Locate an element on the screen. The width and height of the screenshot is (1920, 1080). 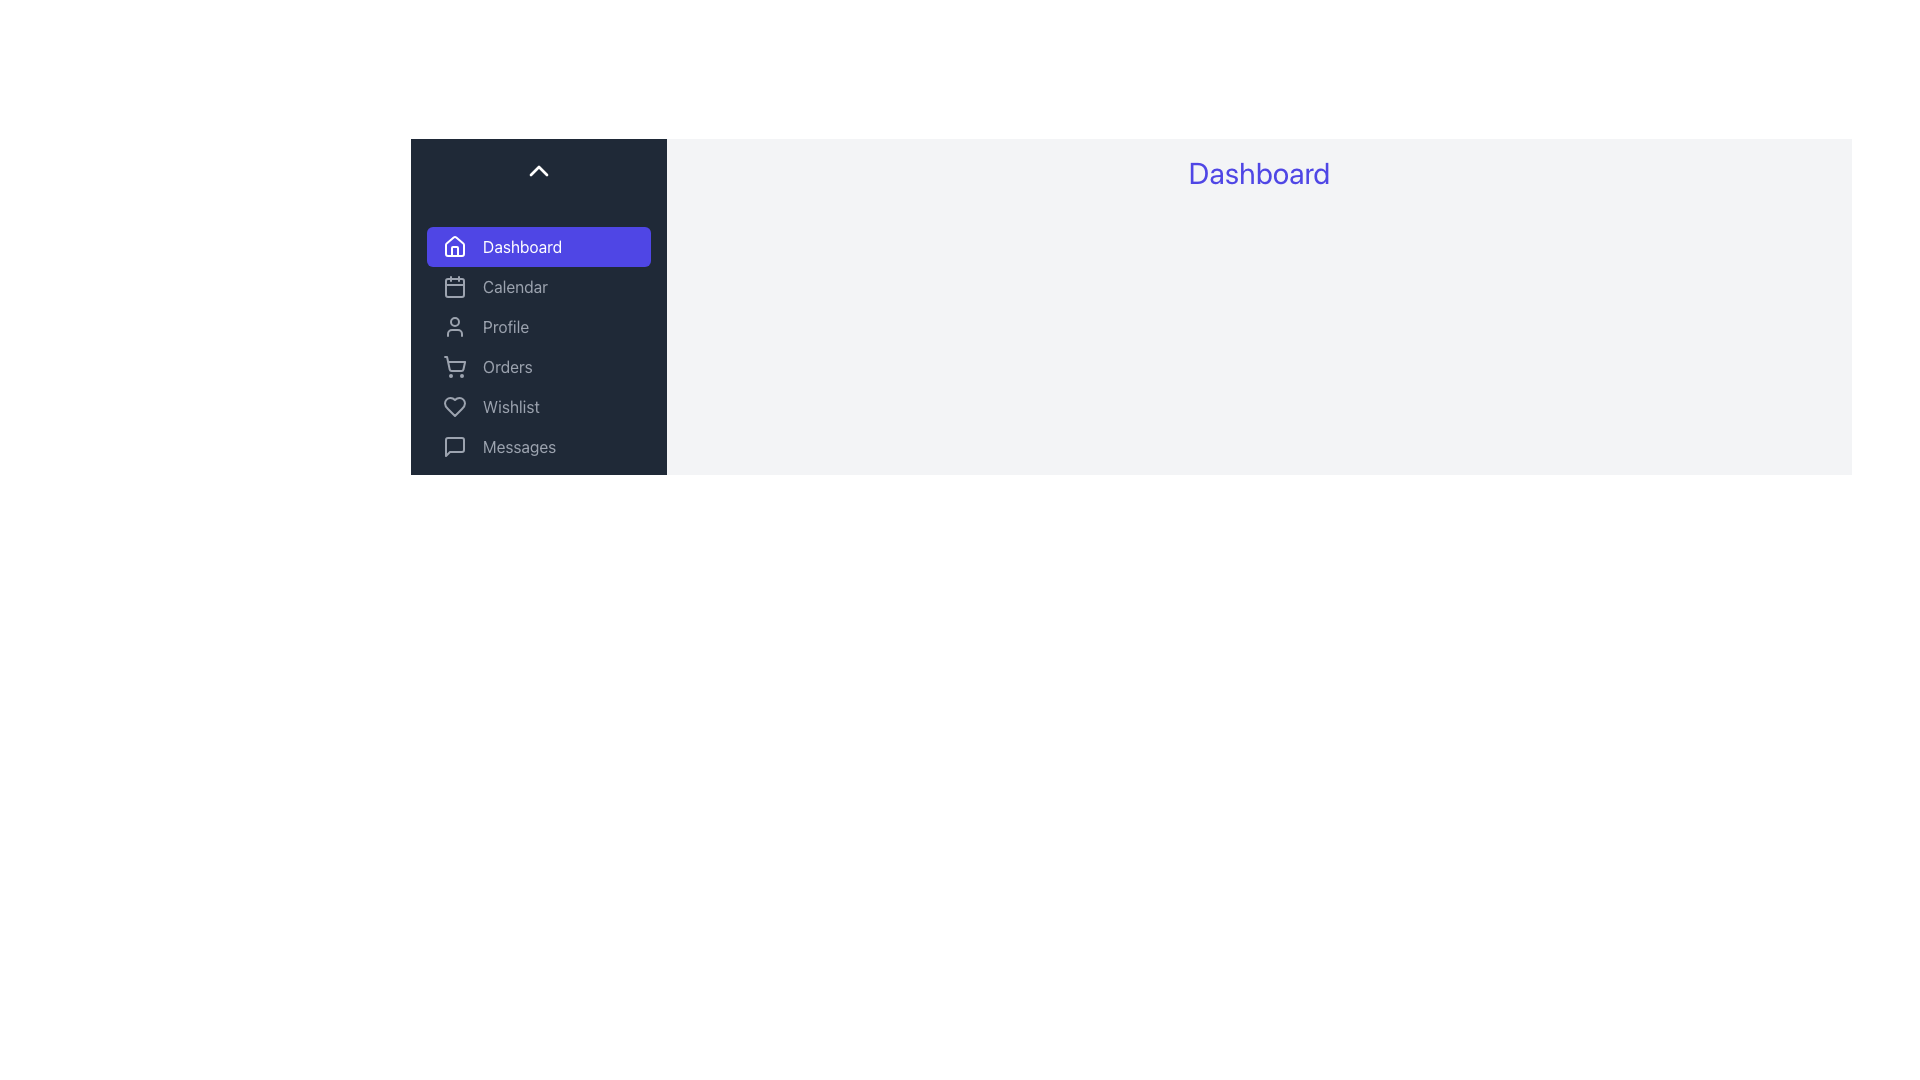
the 'Home' or 'Dashboard' icon in the side navigation menu, located at the top of the menu list above the 'Calendar' option is located at coordinates (454, 245).